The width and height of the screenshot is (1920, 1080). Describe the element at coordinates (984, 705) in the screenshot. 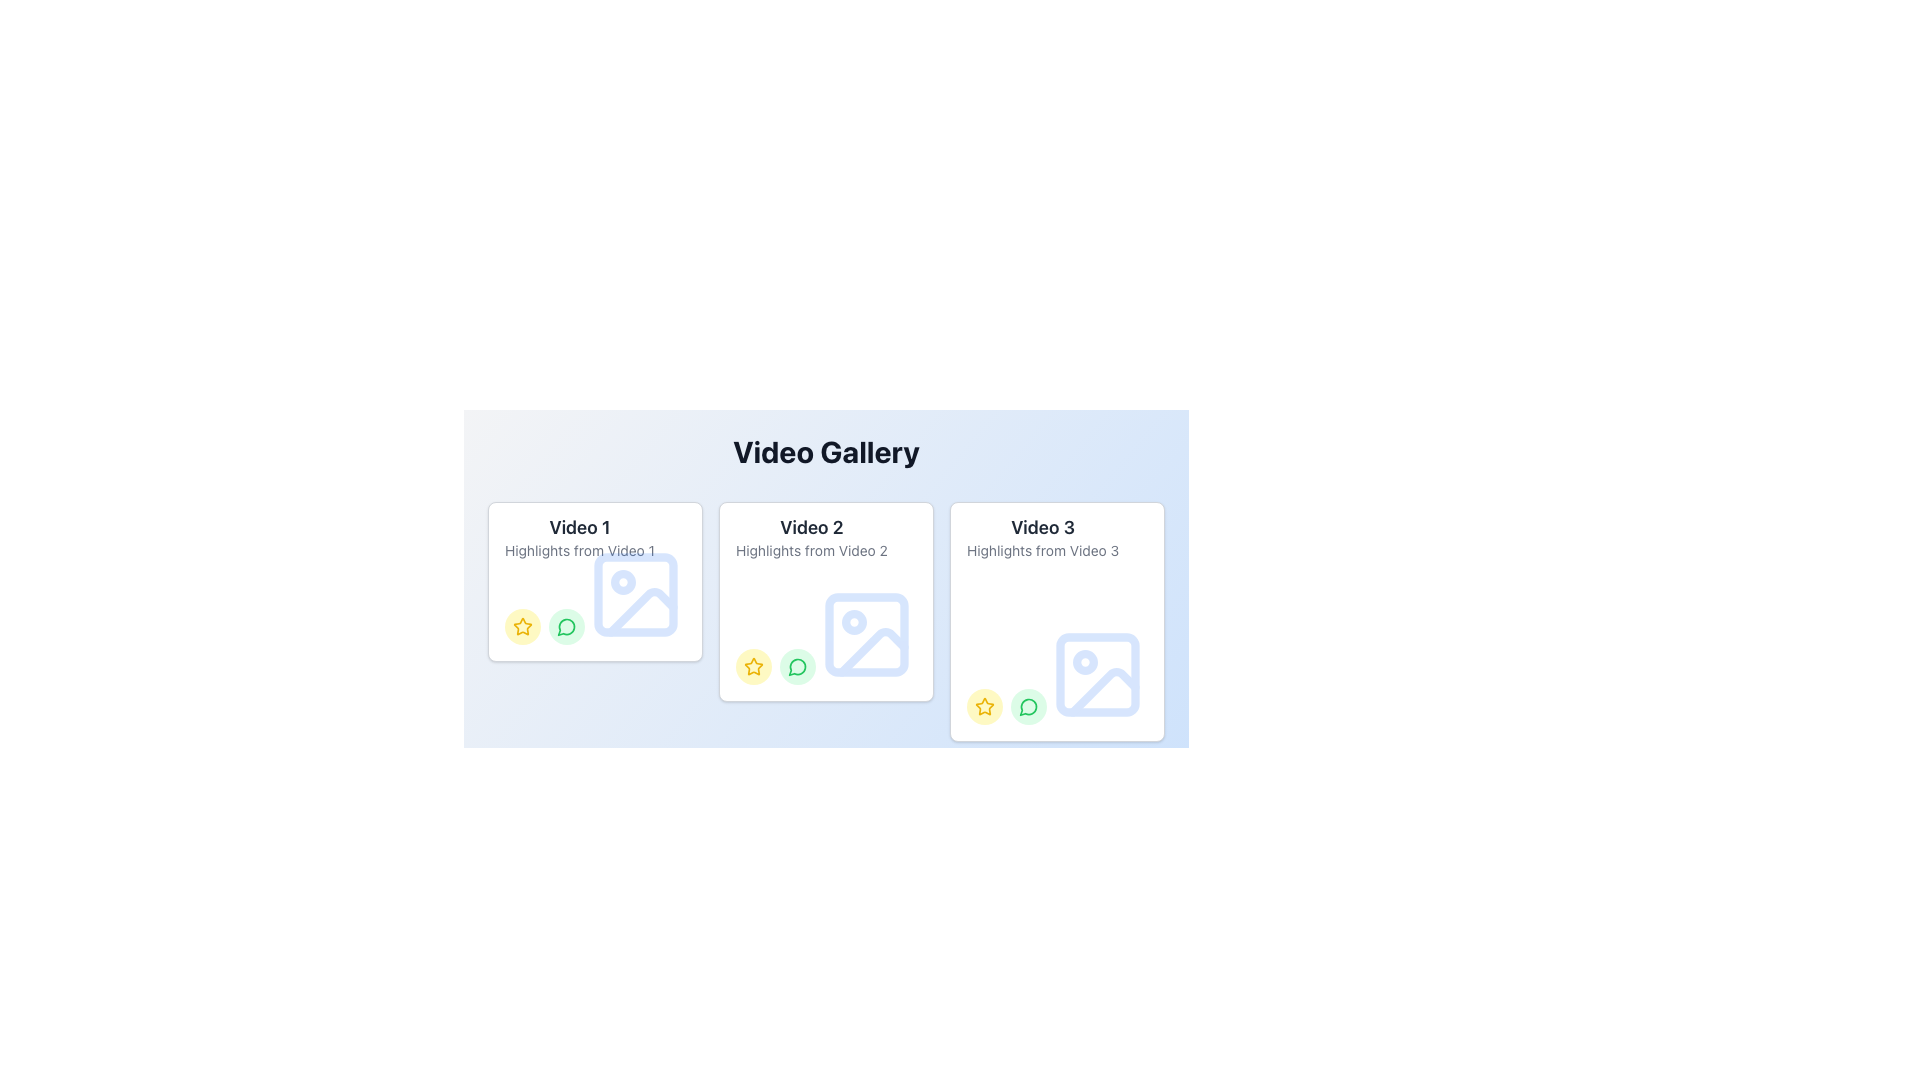

I see `the star rating icon located in the lower area of the third card` at that location.